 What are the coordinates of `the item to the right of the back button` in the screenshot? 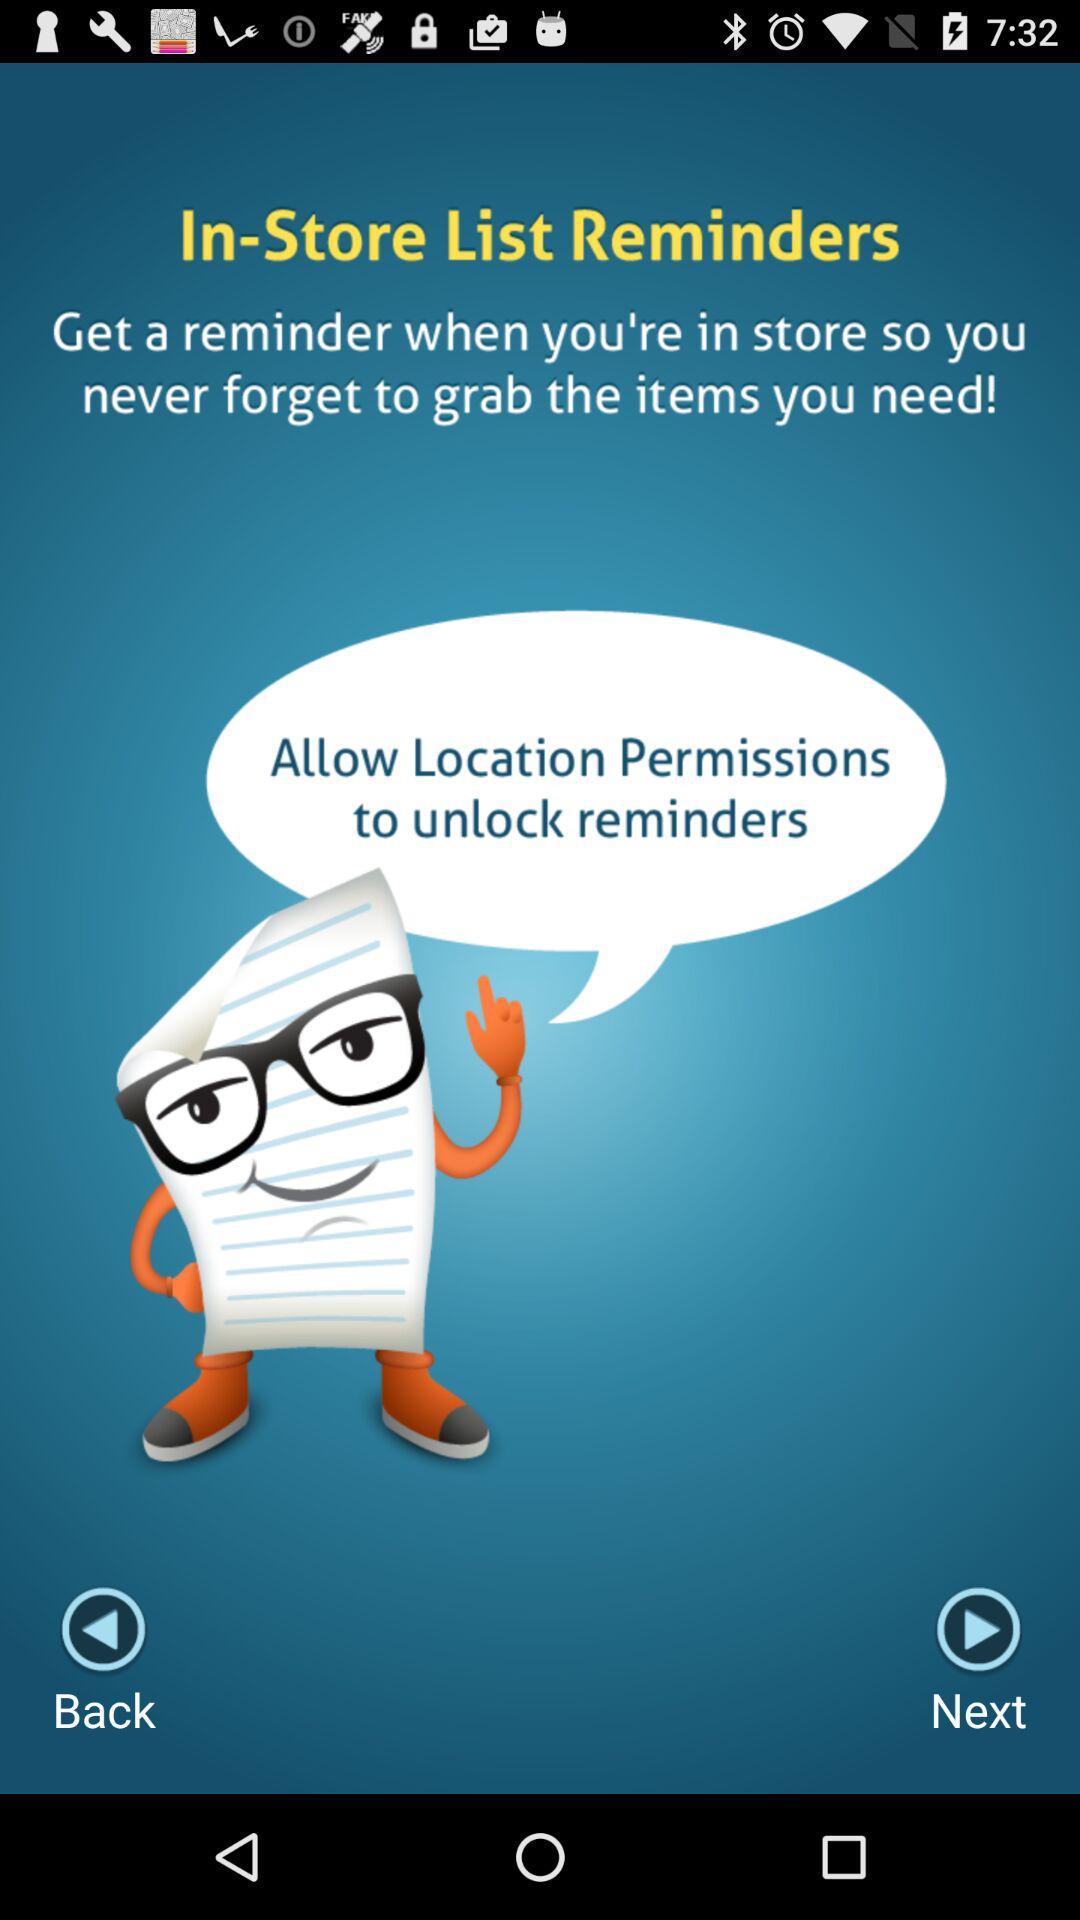 It's located at (977, 1663).